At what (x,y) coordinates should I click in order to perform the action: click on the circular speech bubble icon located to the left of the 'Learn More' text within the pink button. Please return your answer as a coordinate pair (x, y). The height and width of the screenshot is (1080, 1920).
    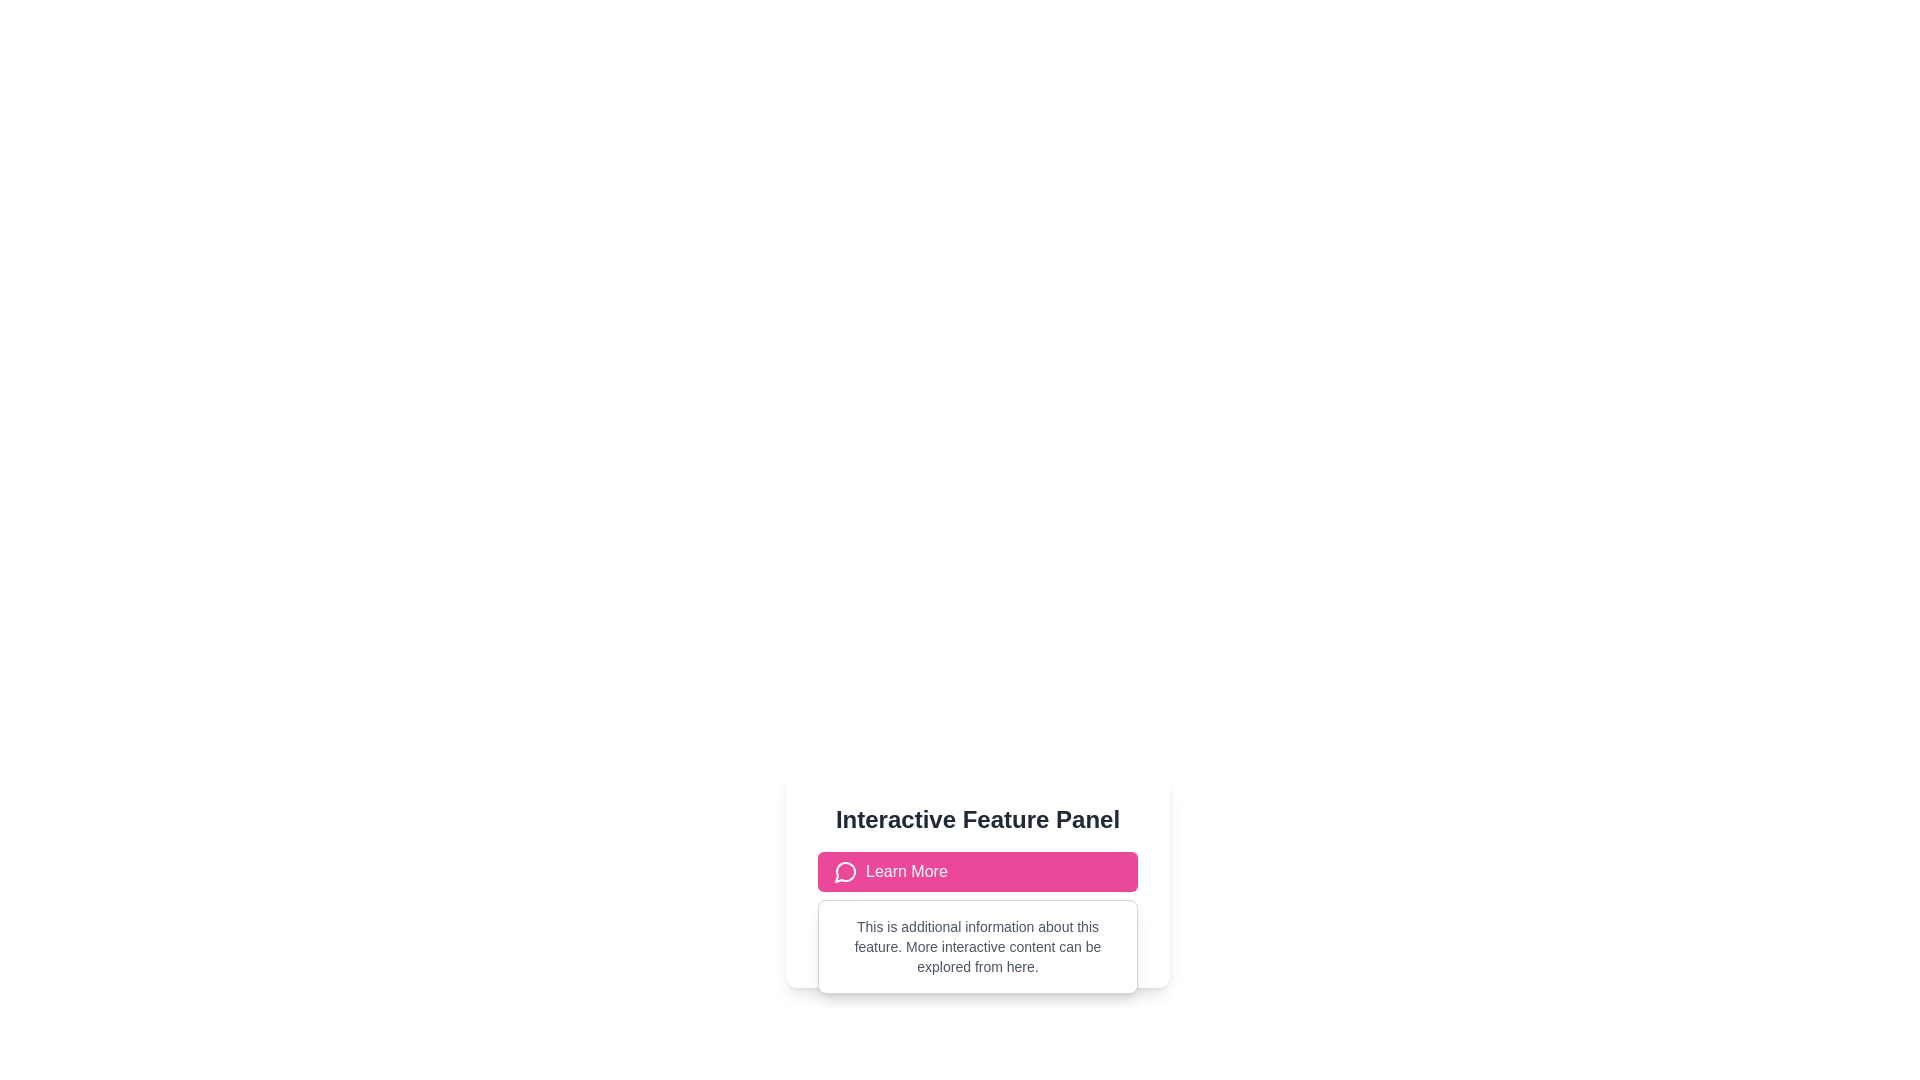
    Looking at the image, I should click on (845, 870).